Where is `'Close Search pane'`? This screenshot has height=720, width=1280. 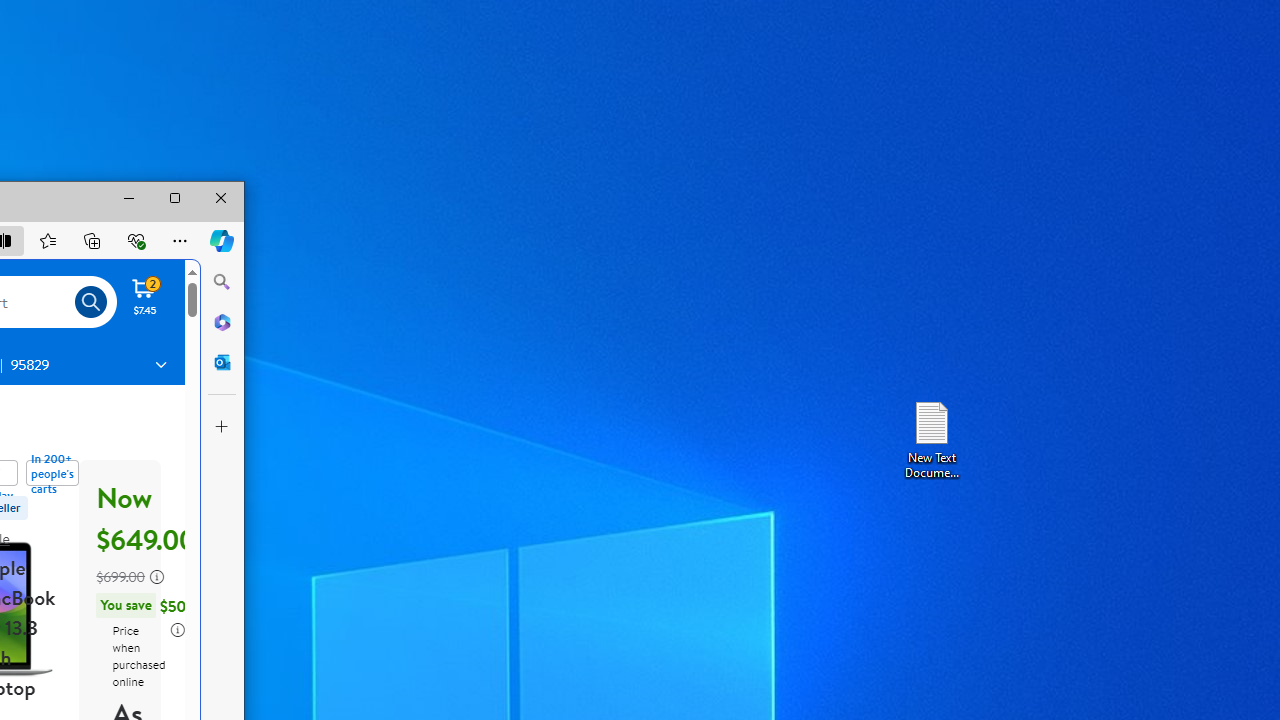
'Close Search pane' is located at coordinates (222, 282).